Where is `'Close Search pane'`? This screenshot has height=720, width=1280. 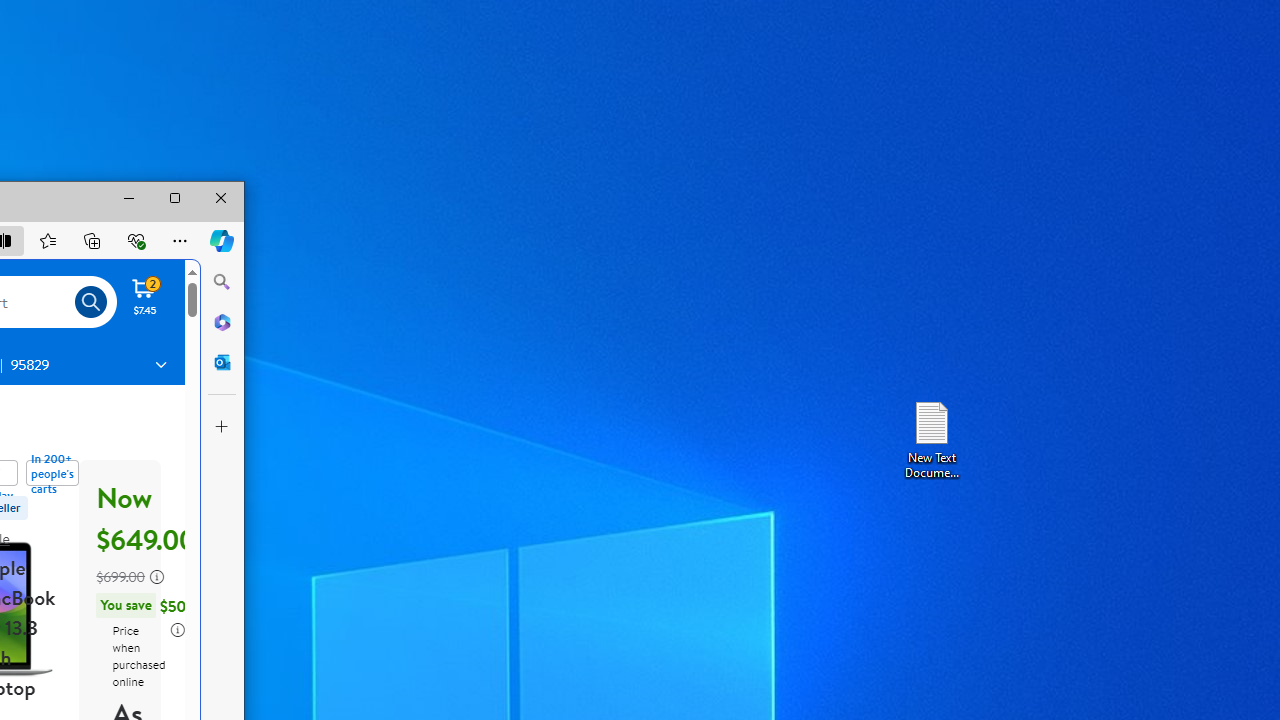
'Close Search pane' is located at coordinates (222, 282).